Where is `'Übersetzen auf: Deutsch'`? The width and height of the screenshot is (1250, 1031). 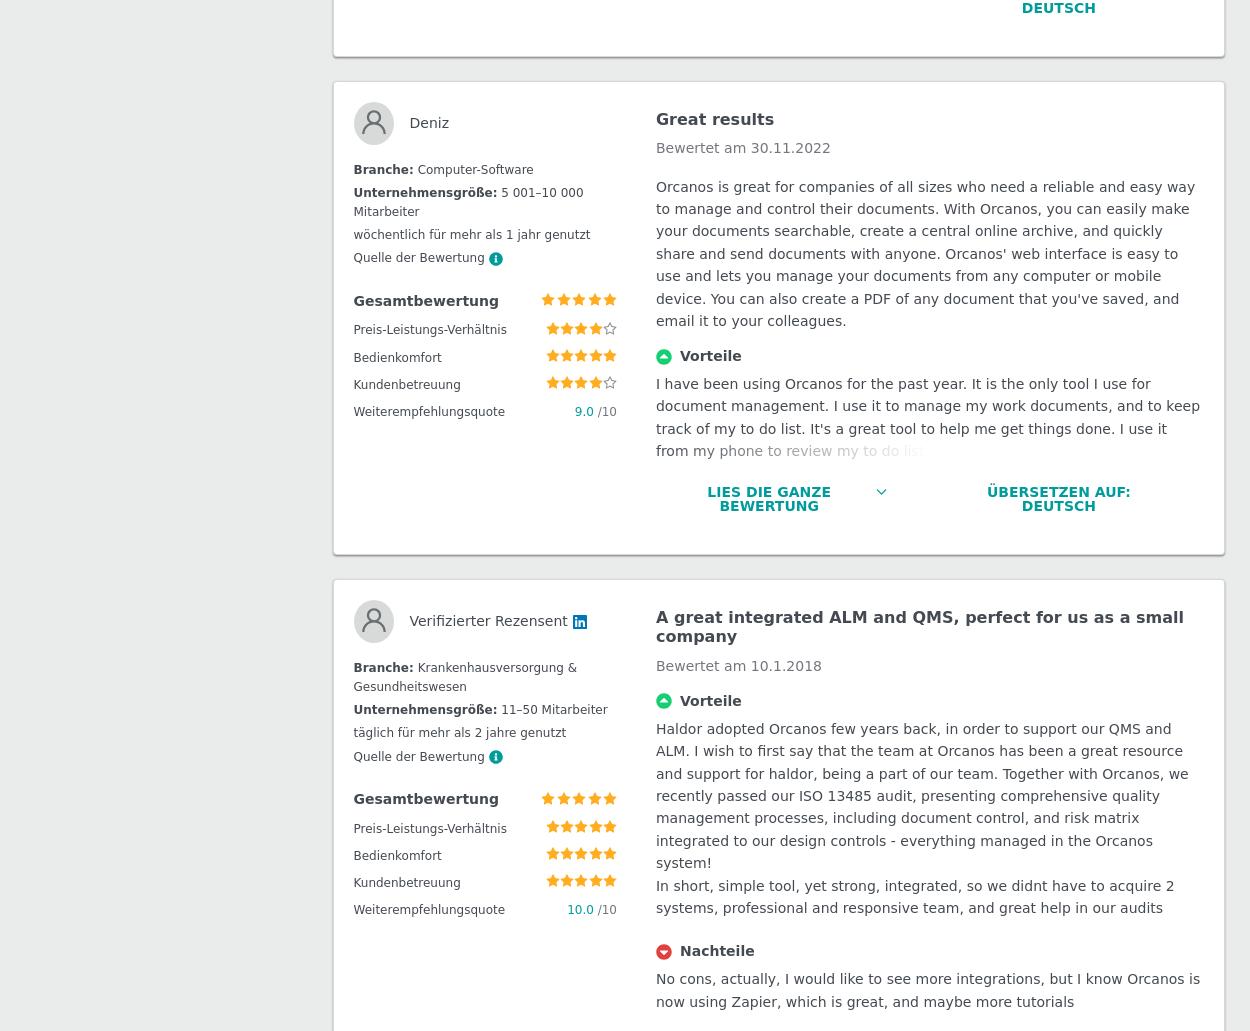 'Übersetzen auf: Deutsch' is located at coordinates (1058, 78).